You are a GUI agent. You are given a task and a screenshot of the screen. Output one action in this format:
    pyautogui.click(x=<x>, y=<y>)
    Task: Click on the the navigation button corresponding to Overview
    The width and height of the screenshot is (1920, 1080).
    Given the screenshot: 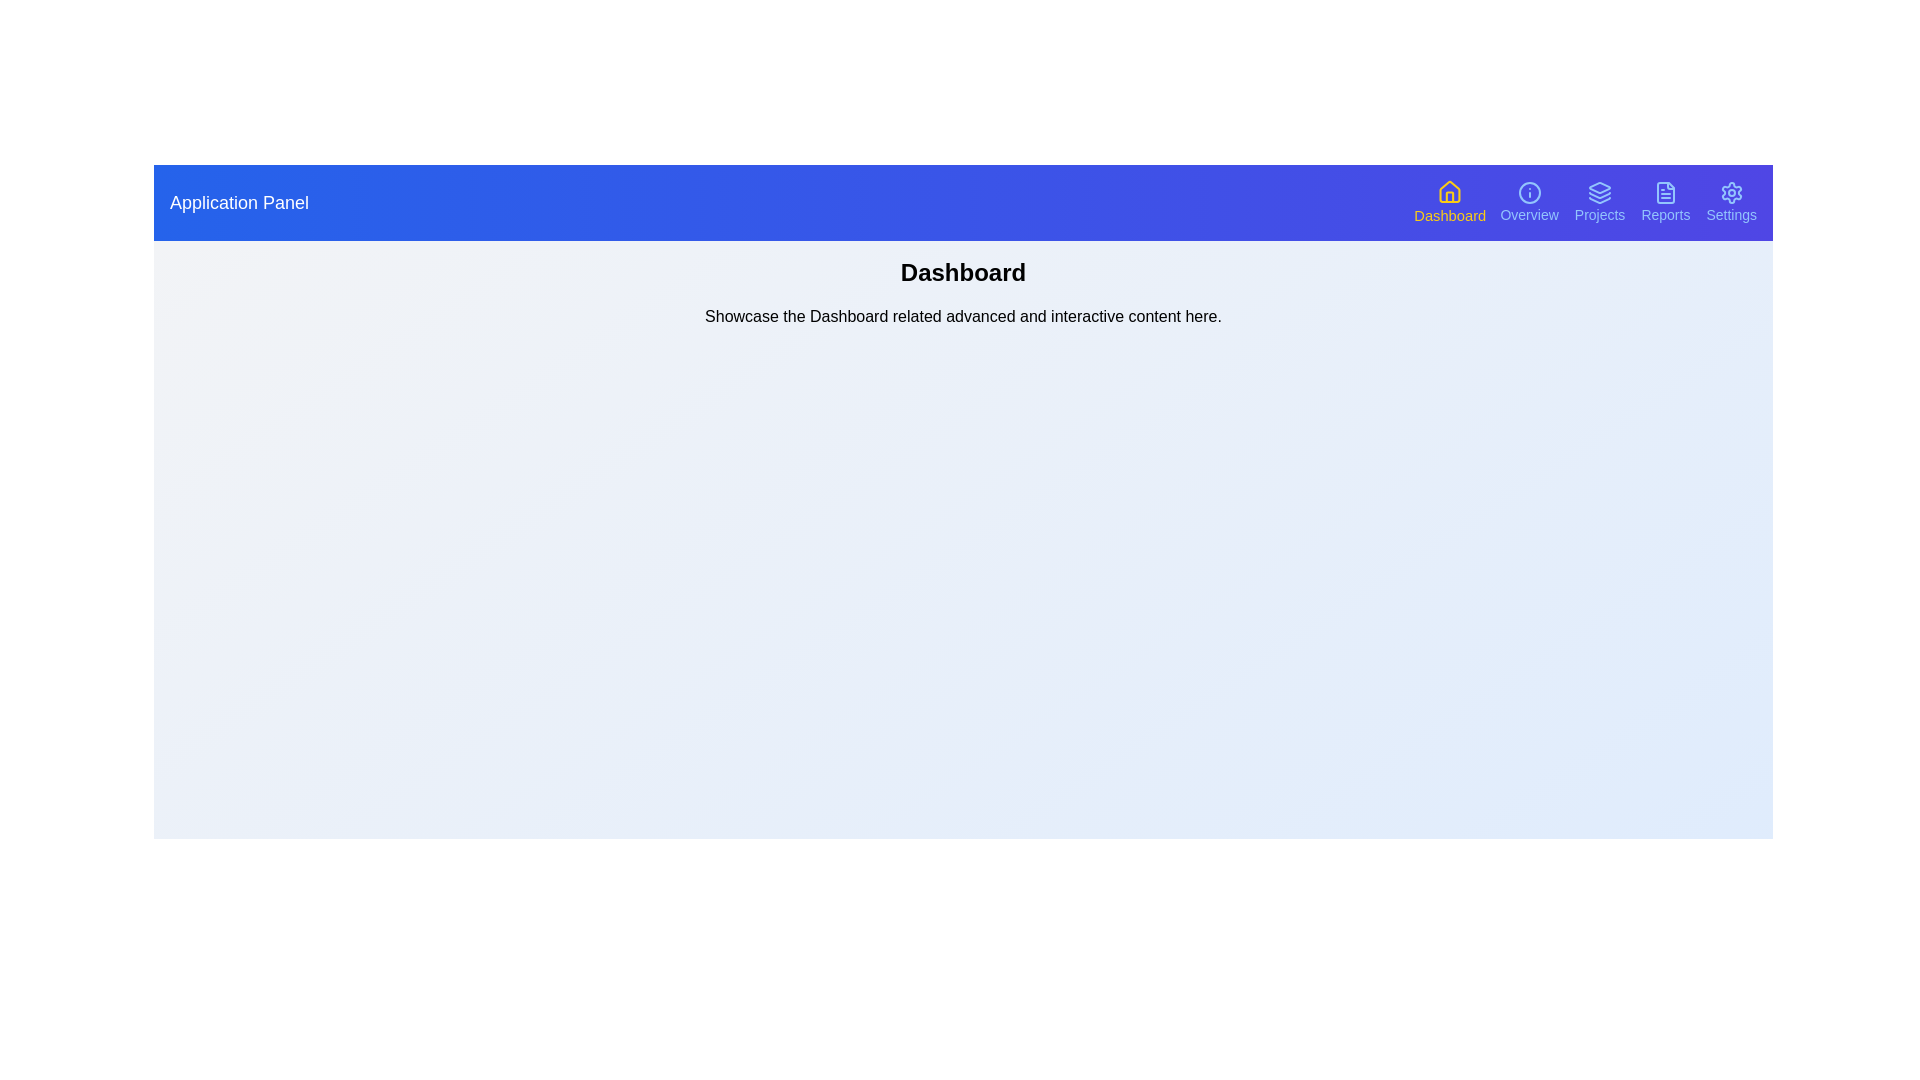 What is the action you would take?
    pyautogui.click(x=1528, y=203)
    